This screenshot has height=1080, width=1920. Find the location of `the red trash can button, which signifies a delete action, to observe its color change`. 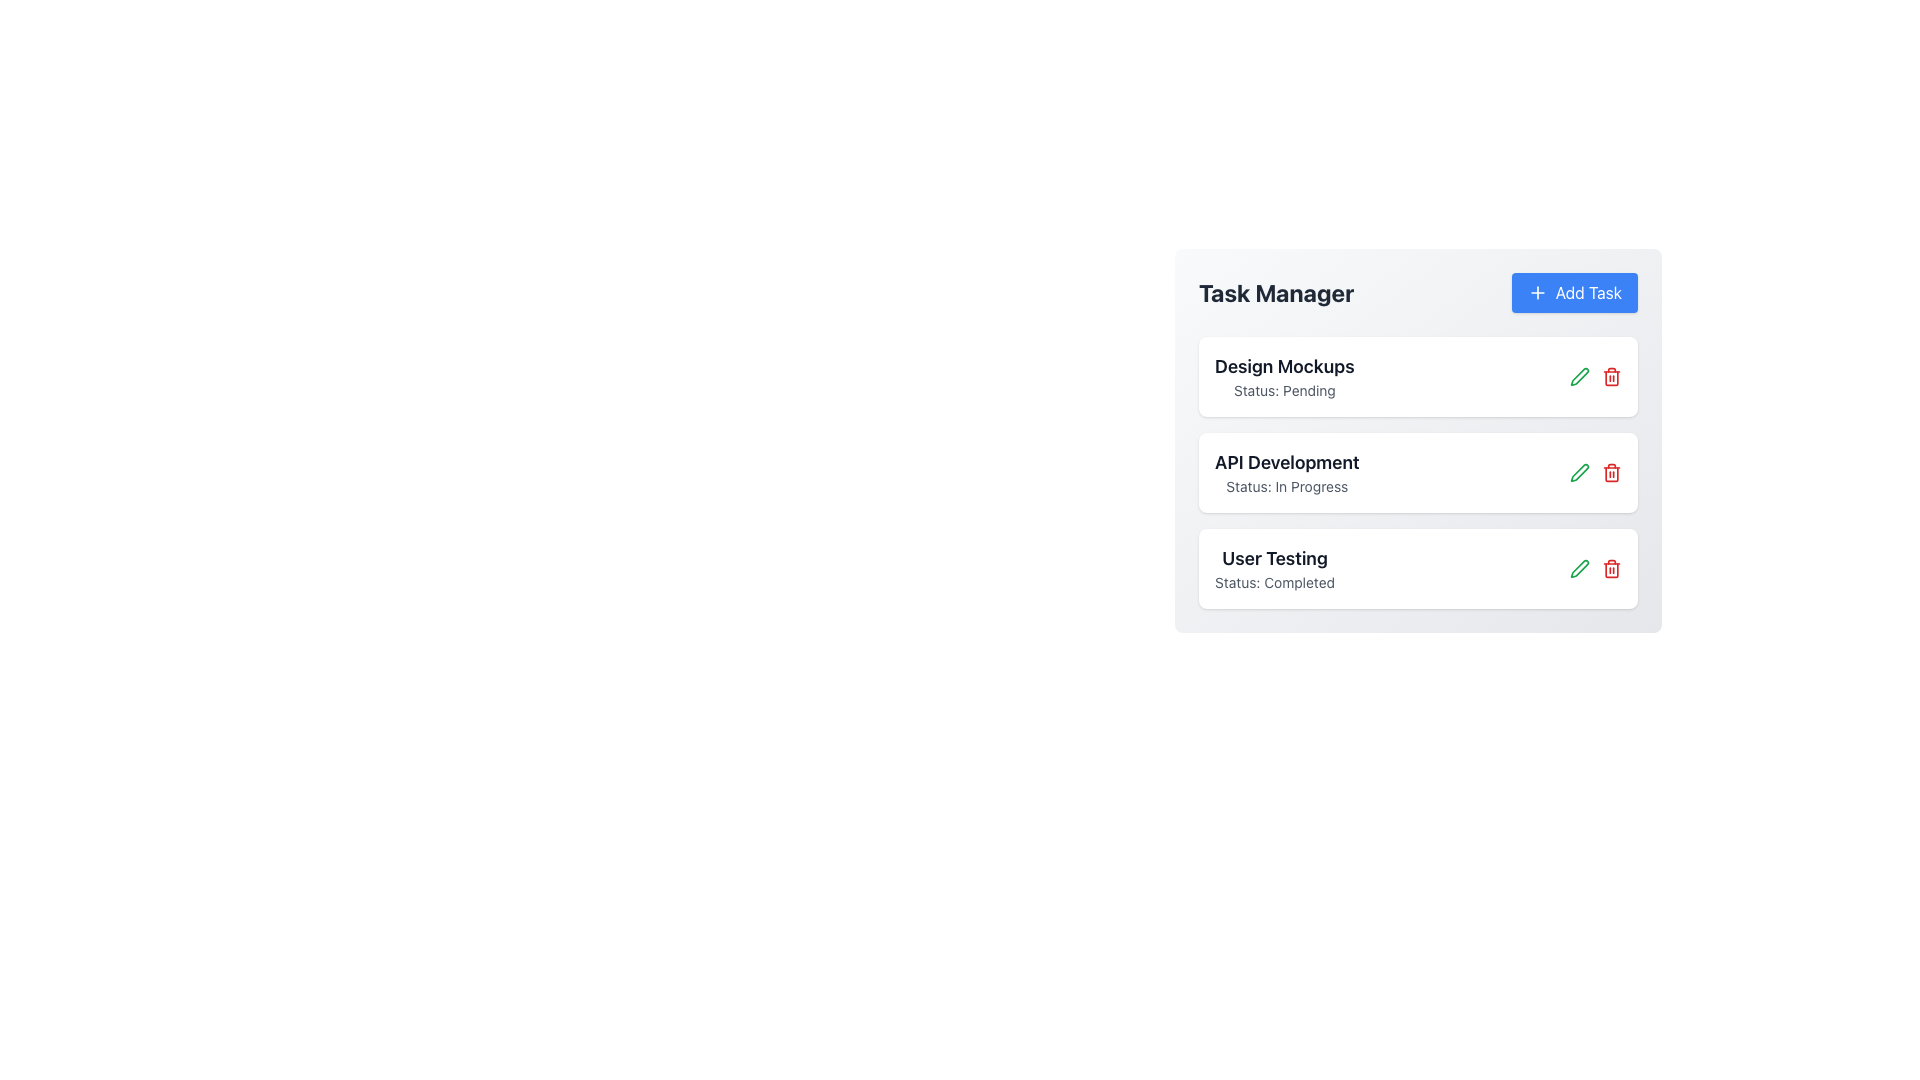

the red trash can button, which signifies a delete action, to observe its color change is located at coordinates (1612, 569).